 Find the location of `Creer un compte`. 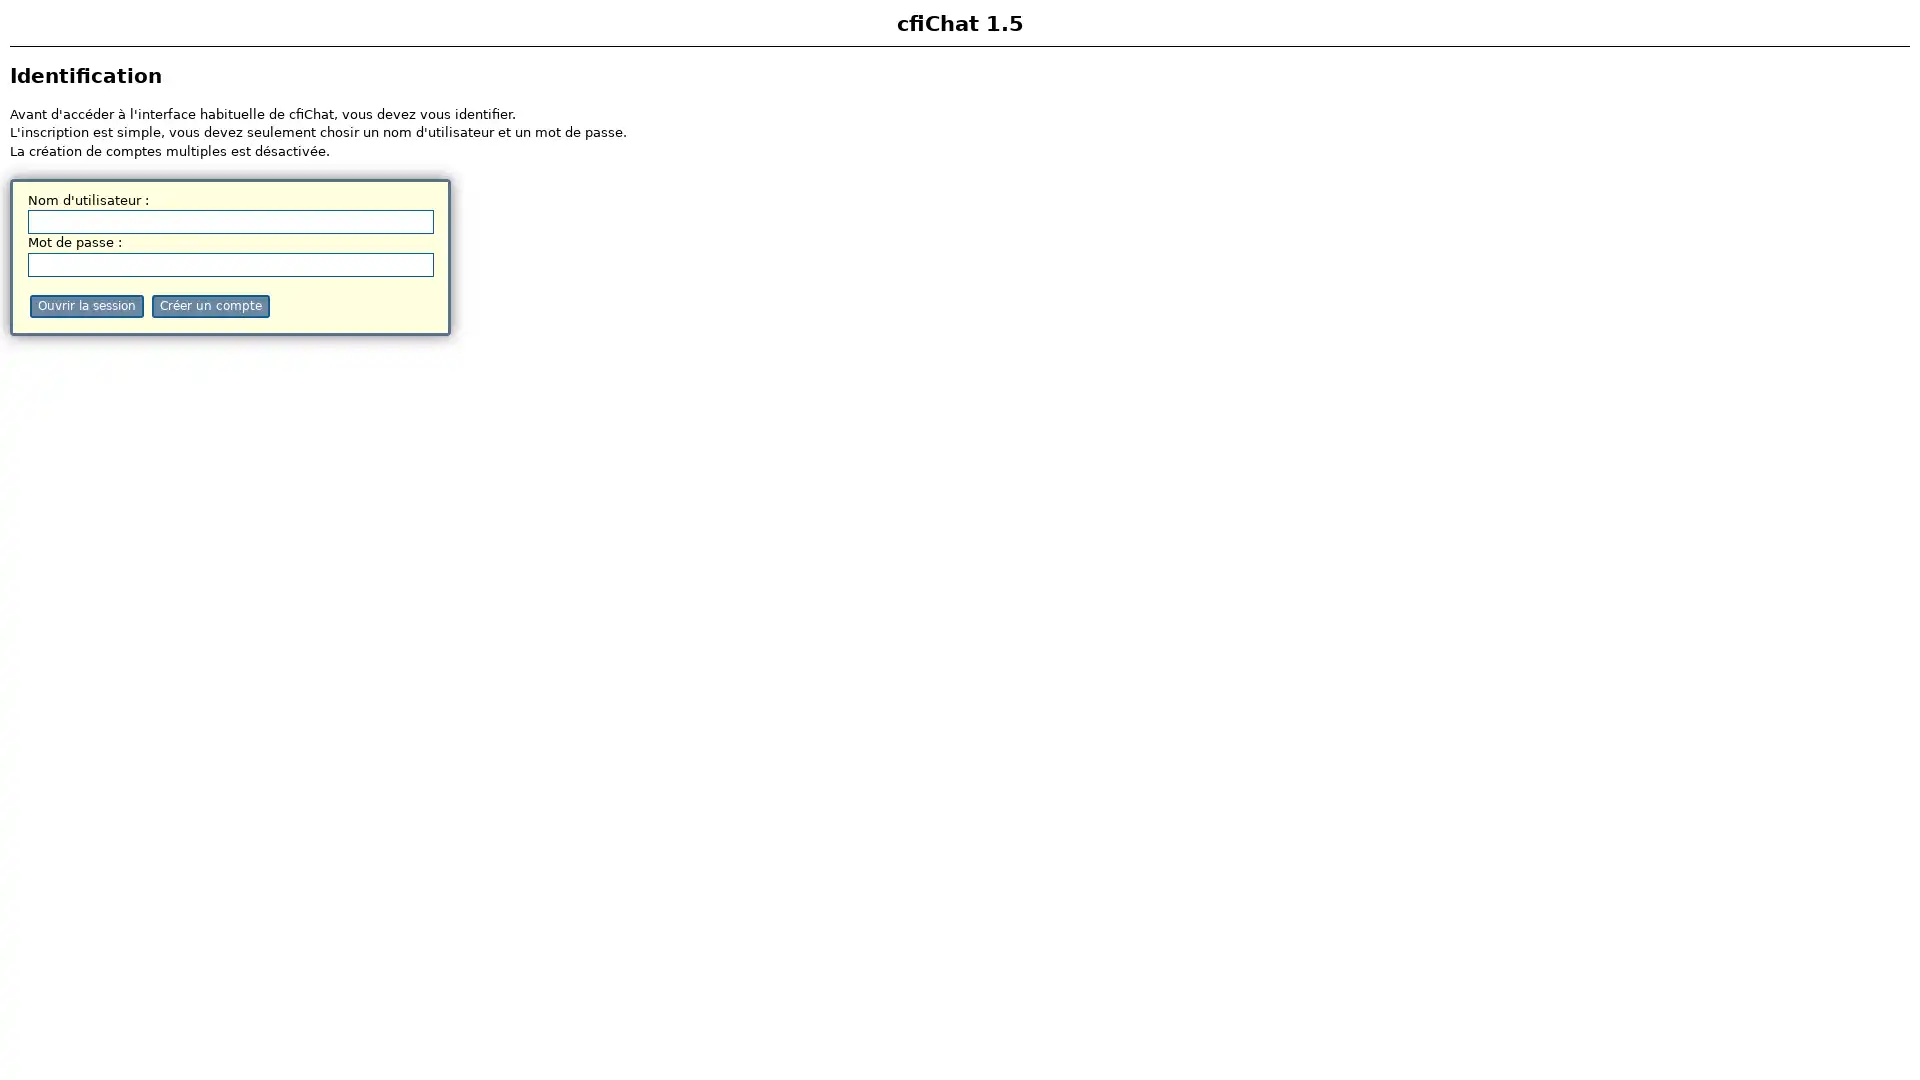

Creer un compte is located at coordinates (211, 305).